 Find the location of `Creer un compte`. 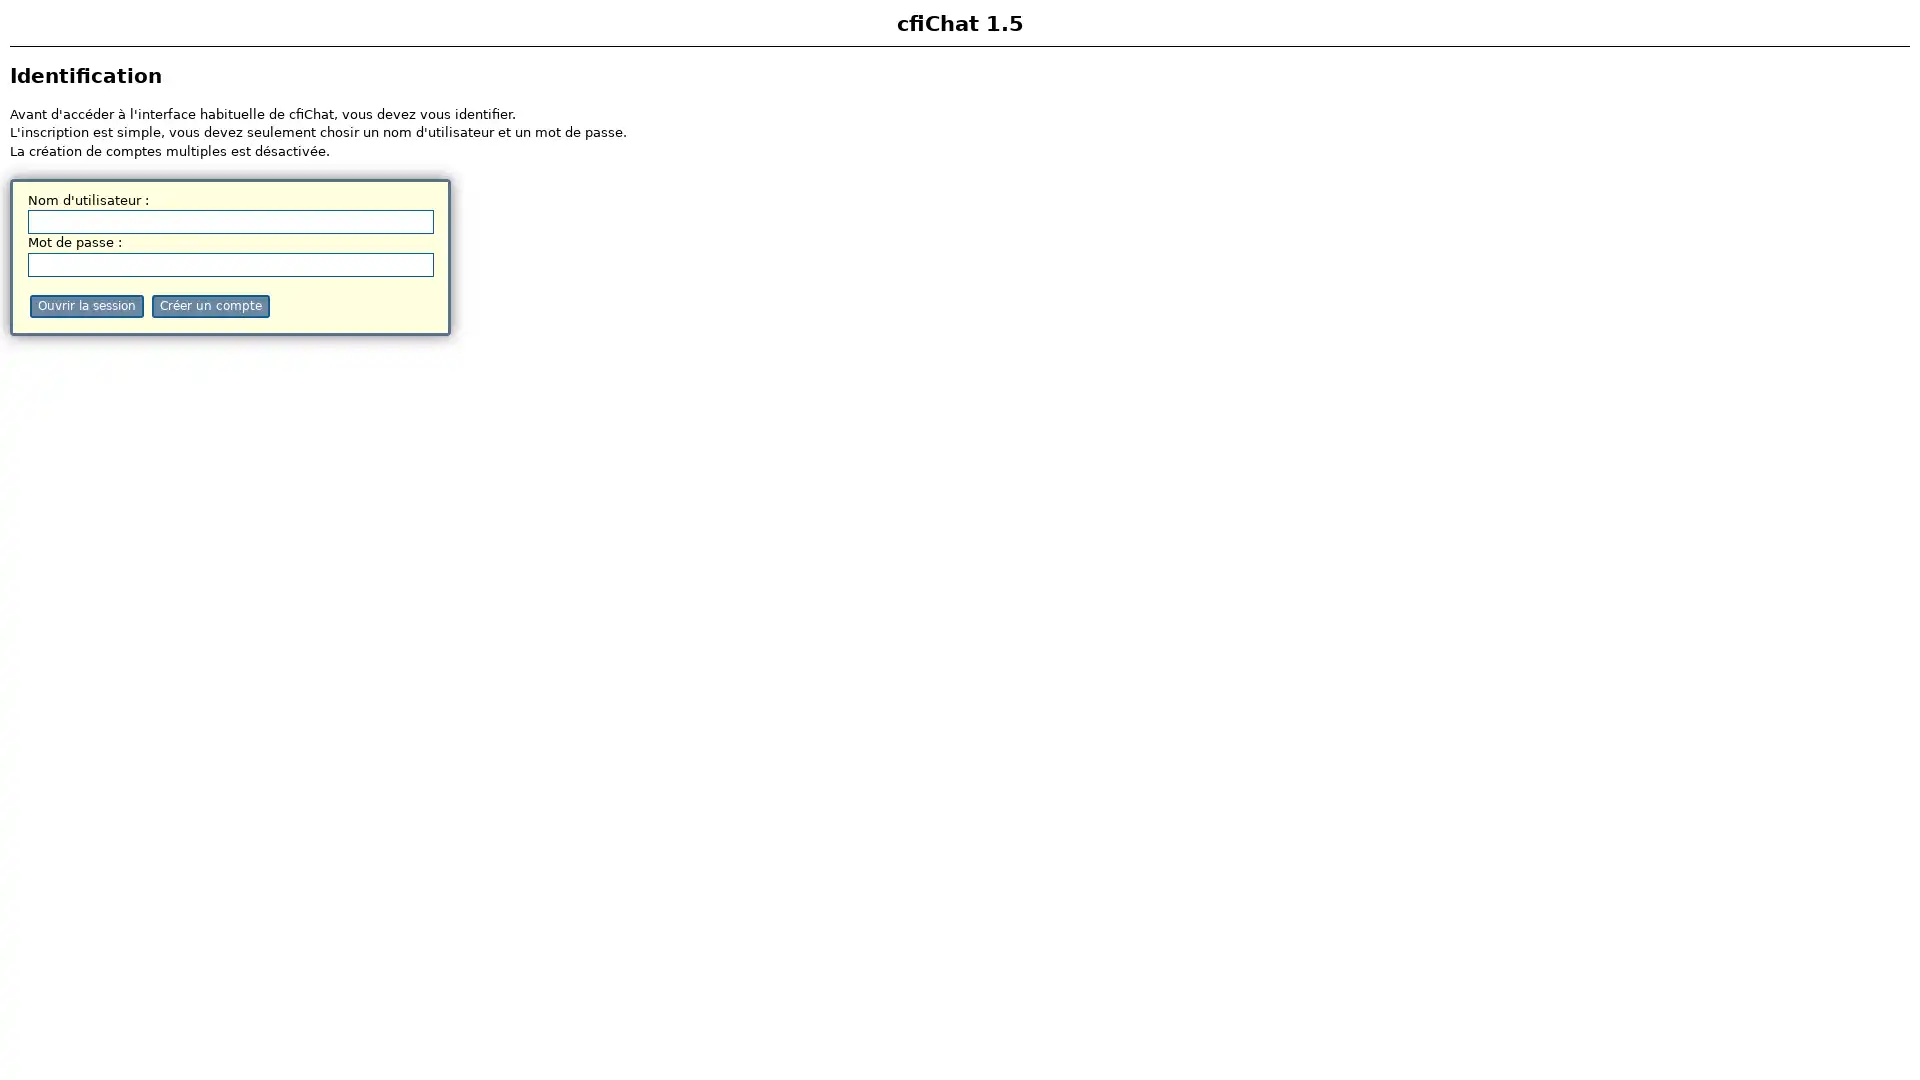

Creer un compte is located at coordinates (211, 305).